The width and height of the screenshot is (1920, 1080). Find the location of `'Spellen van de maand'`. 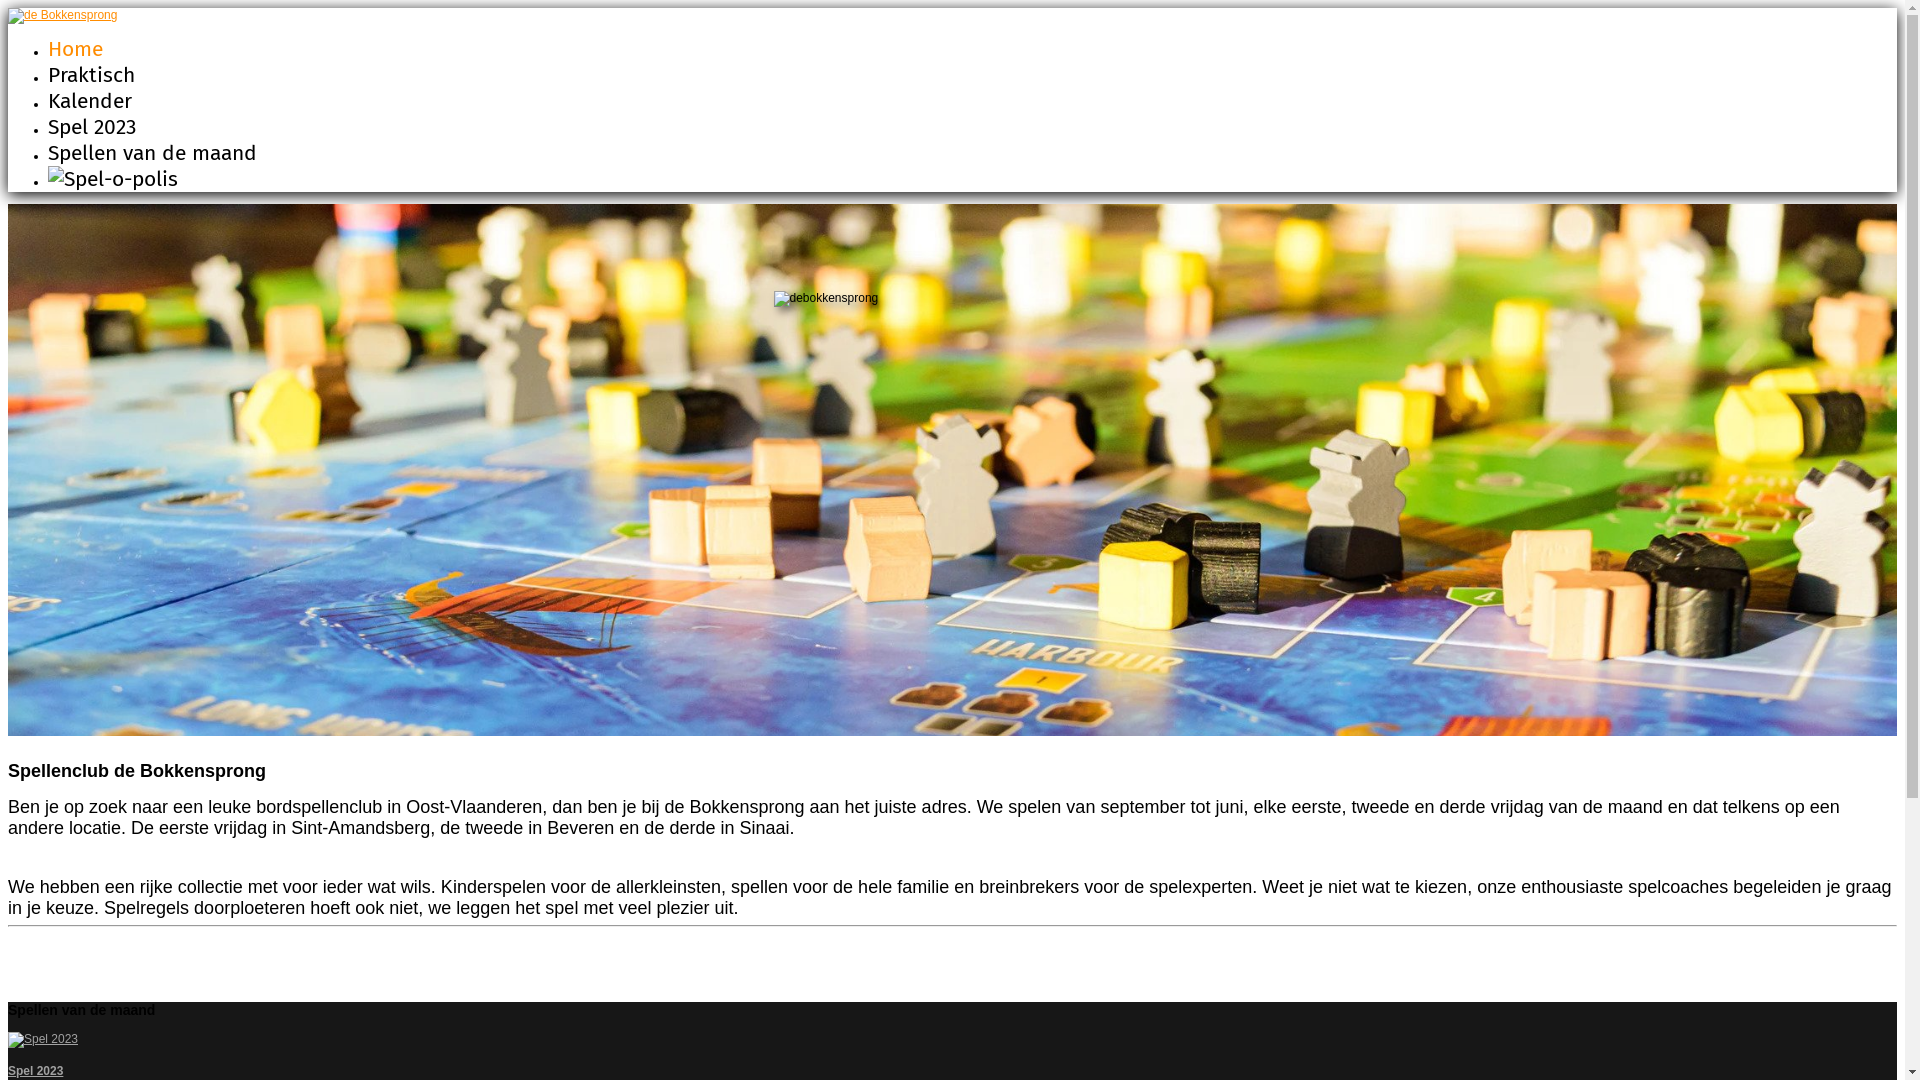

'Spellen van de maand' is located at coordinates (151, 152).